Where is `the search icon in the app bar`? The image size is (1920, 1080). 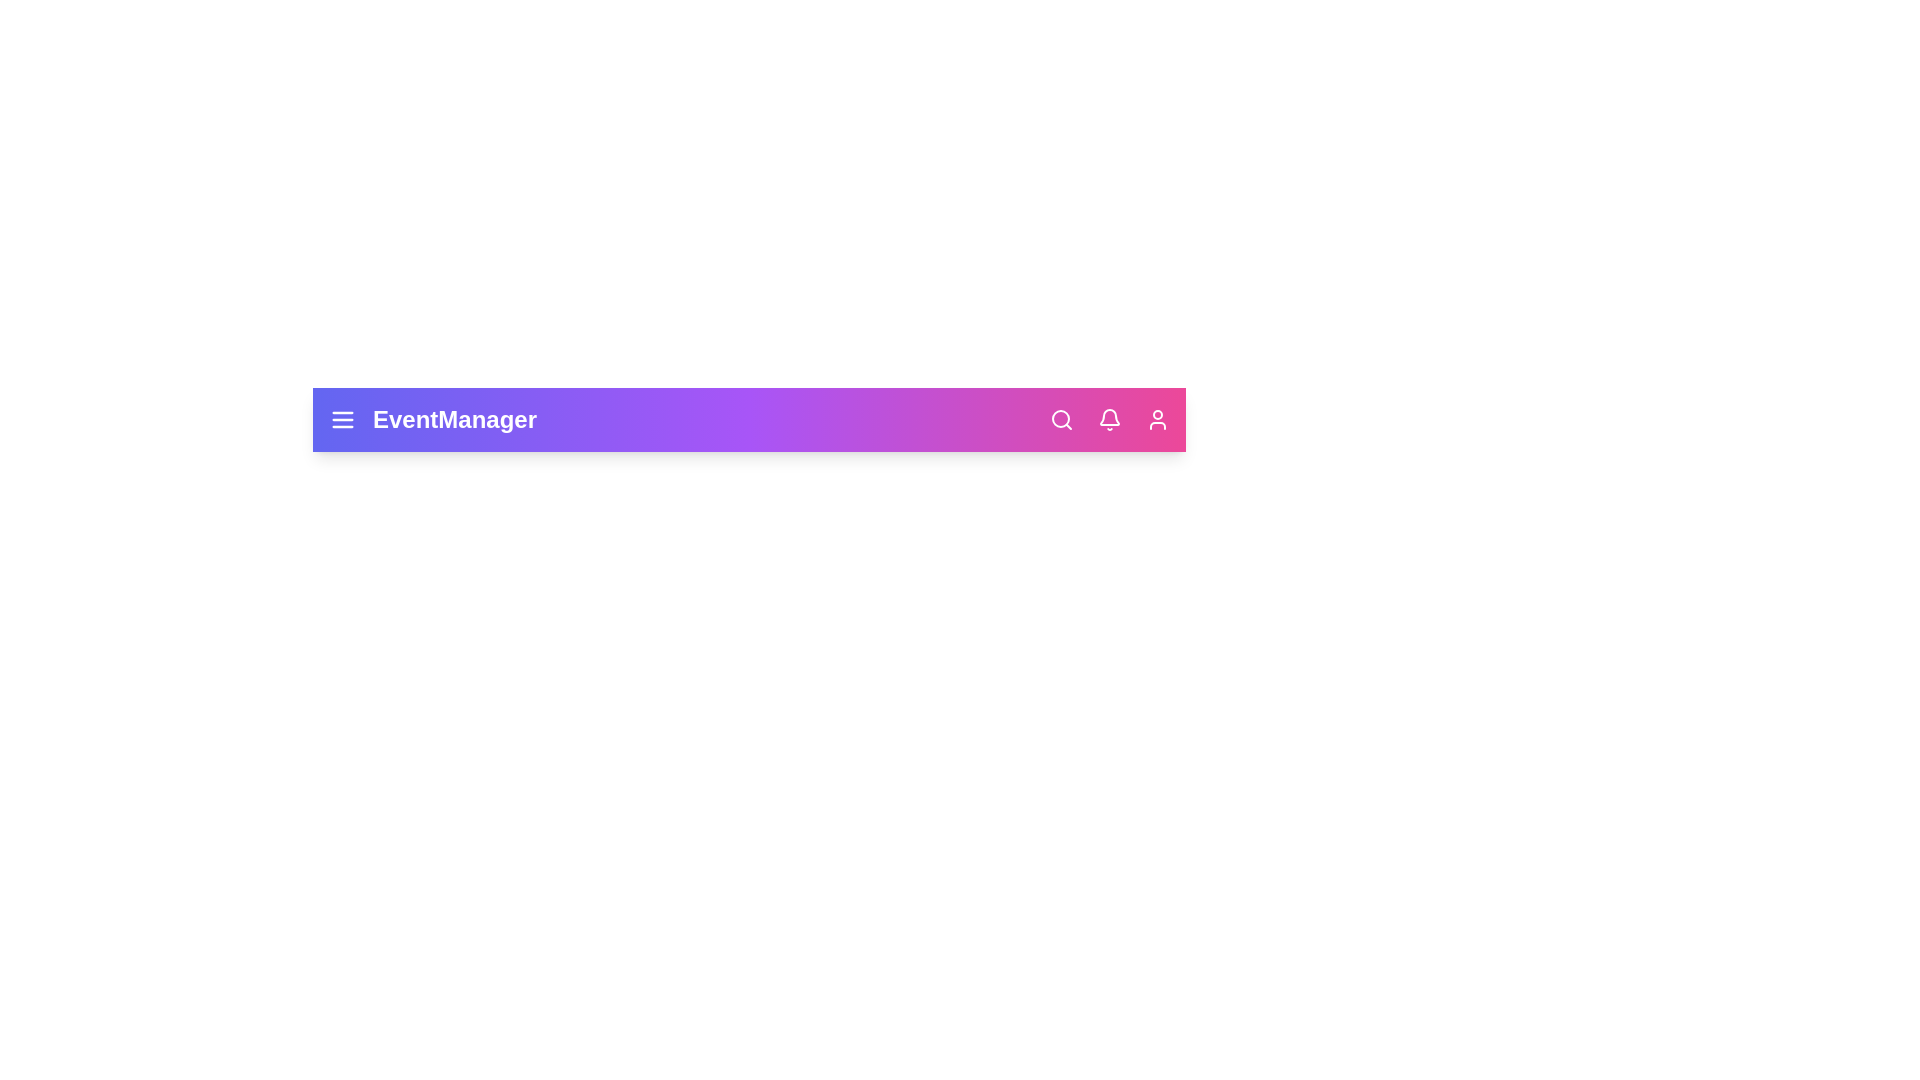
the search icon in the app bar is located at coordinates (1060, 419).